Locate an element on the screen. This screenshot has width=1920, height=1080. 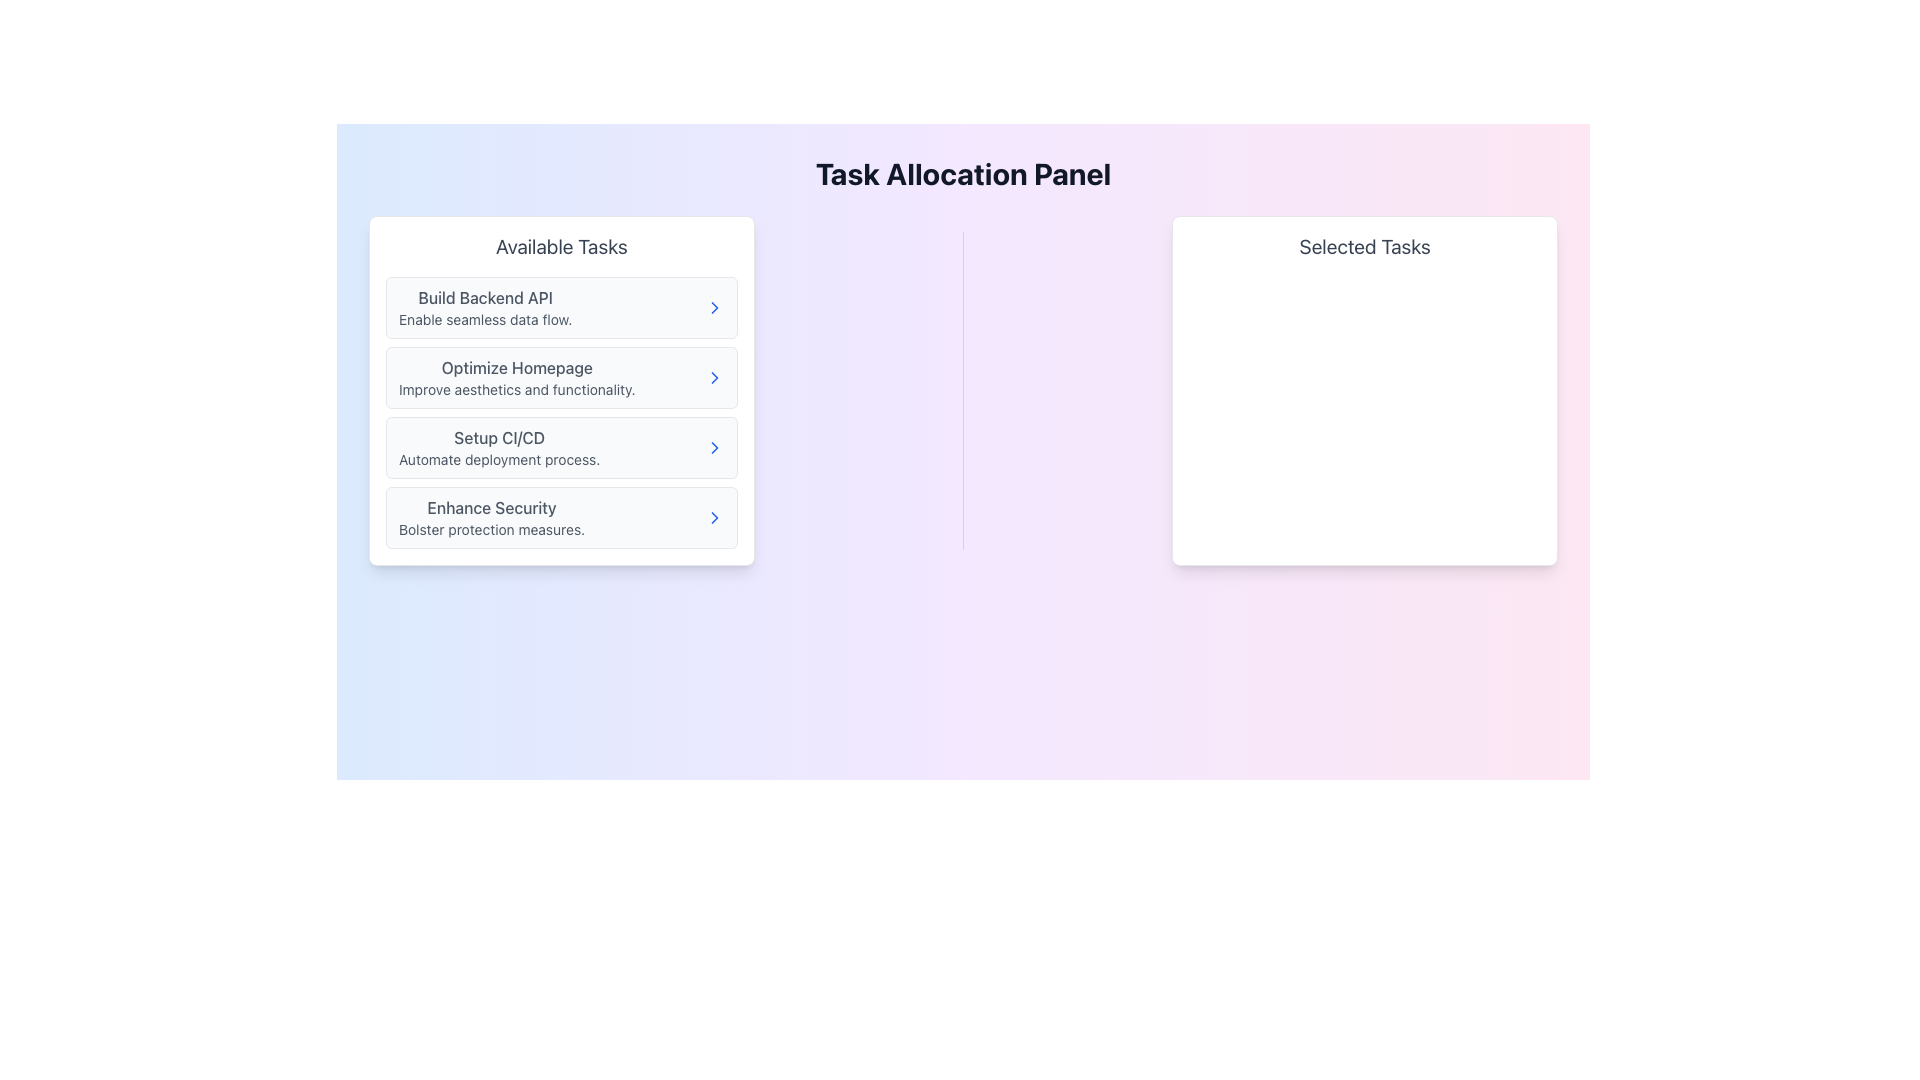
the 'Enhance Security' text label, which is the fourth task in the 'Available Tasks' panel is located at coordinates (492, 516).